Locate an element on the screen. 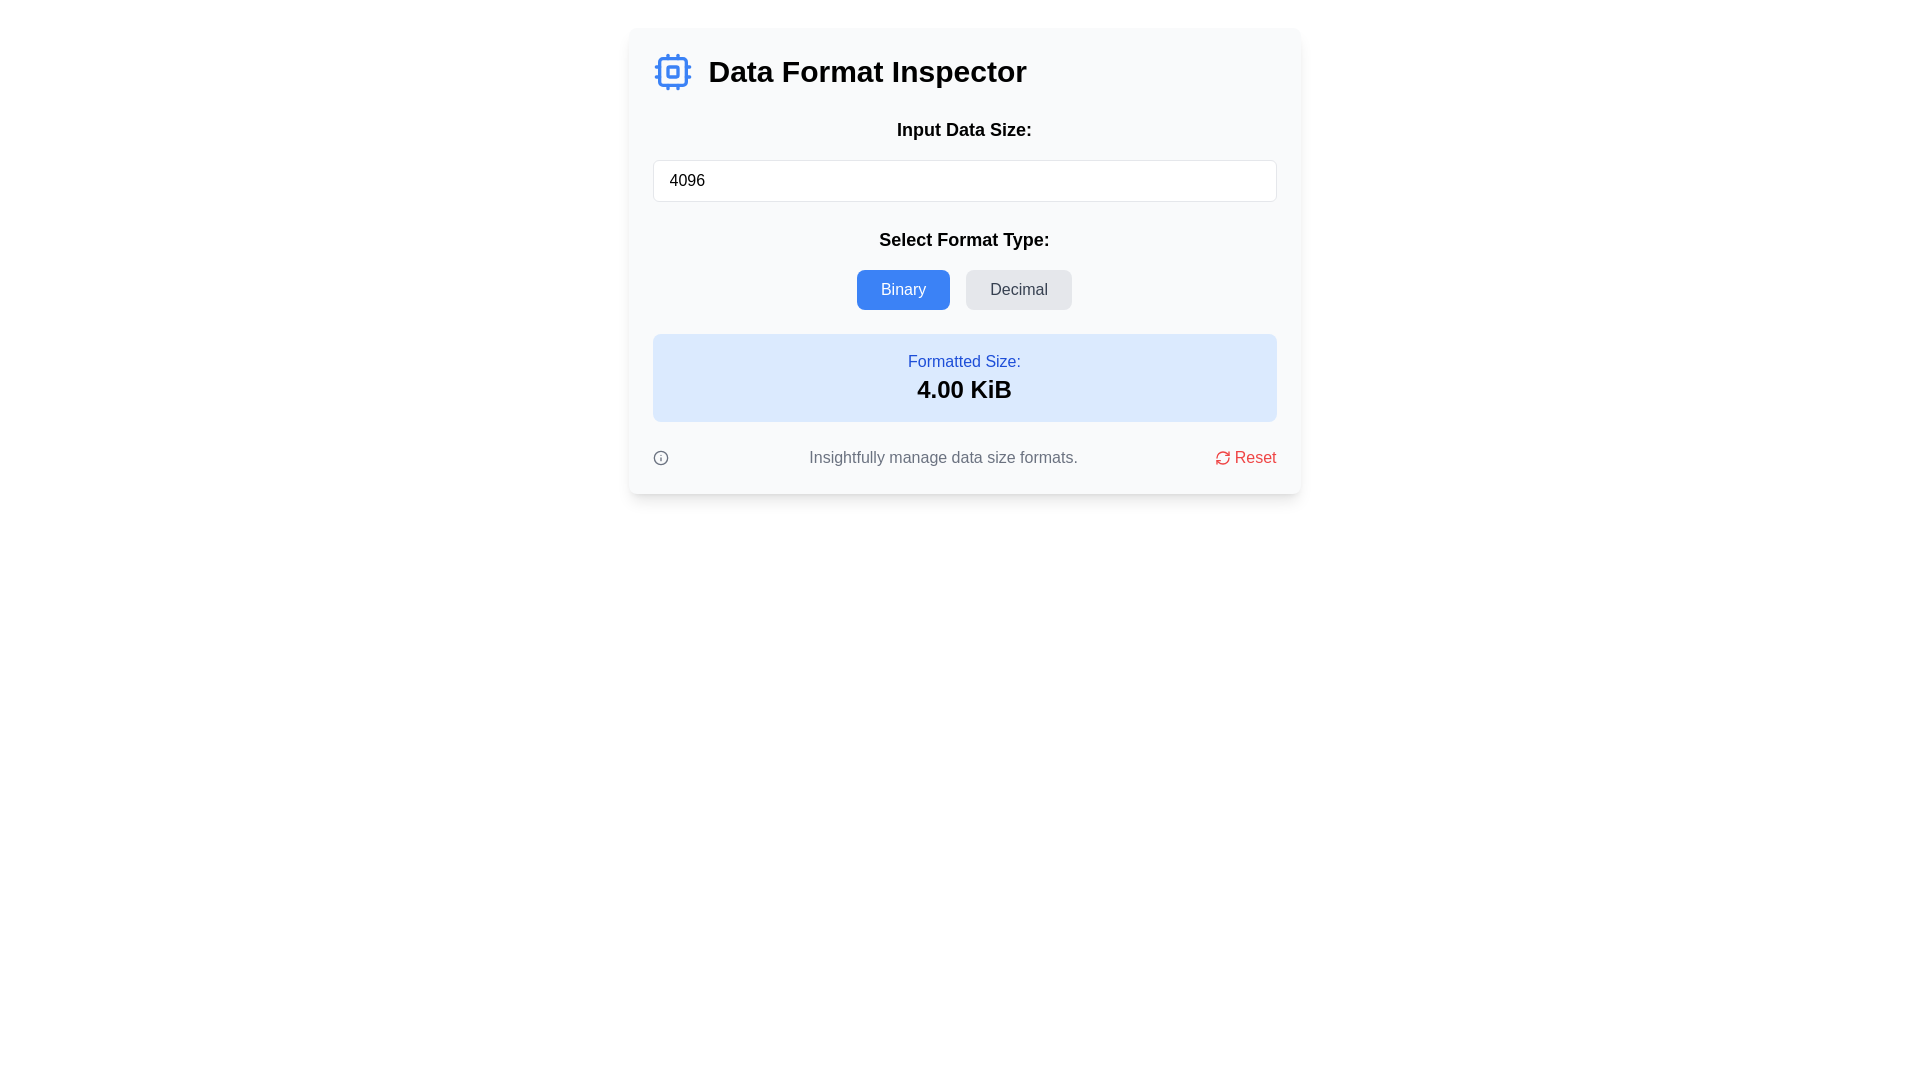 This screenshot has height=1080, width=1920. the blue-shaded square or rounded rectangle graphic element located centrally within the CPU icon in the upper-left quadrant of the user interface is located at coordinates (672, 71).